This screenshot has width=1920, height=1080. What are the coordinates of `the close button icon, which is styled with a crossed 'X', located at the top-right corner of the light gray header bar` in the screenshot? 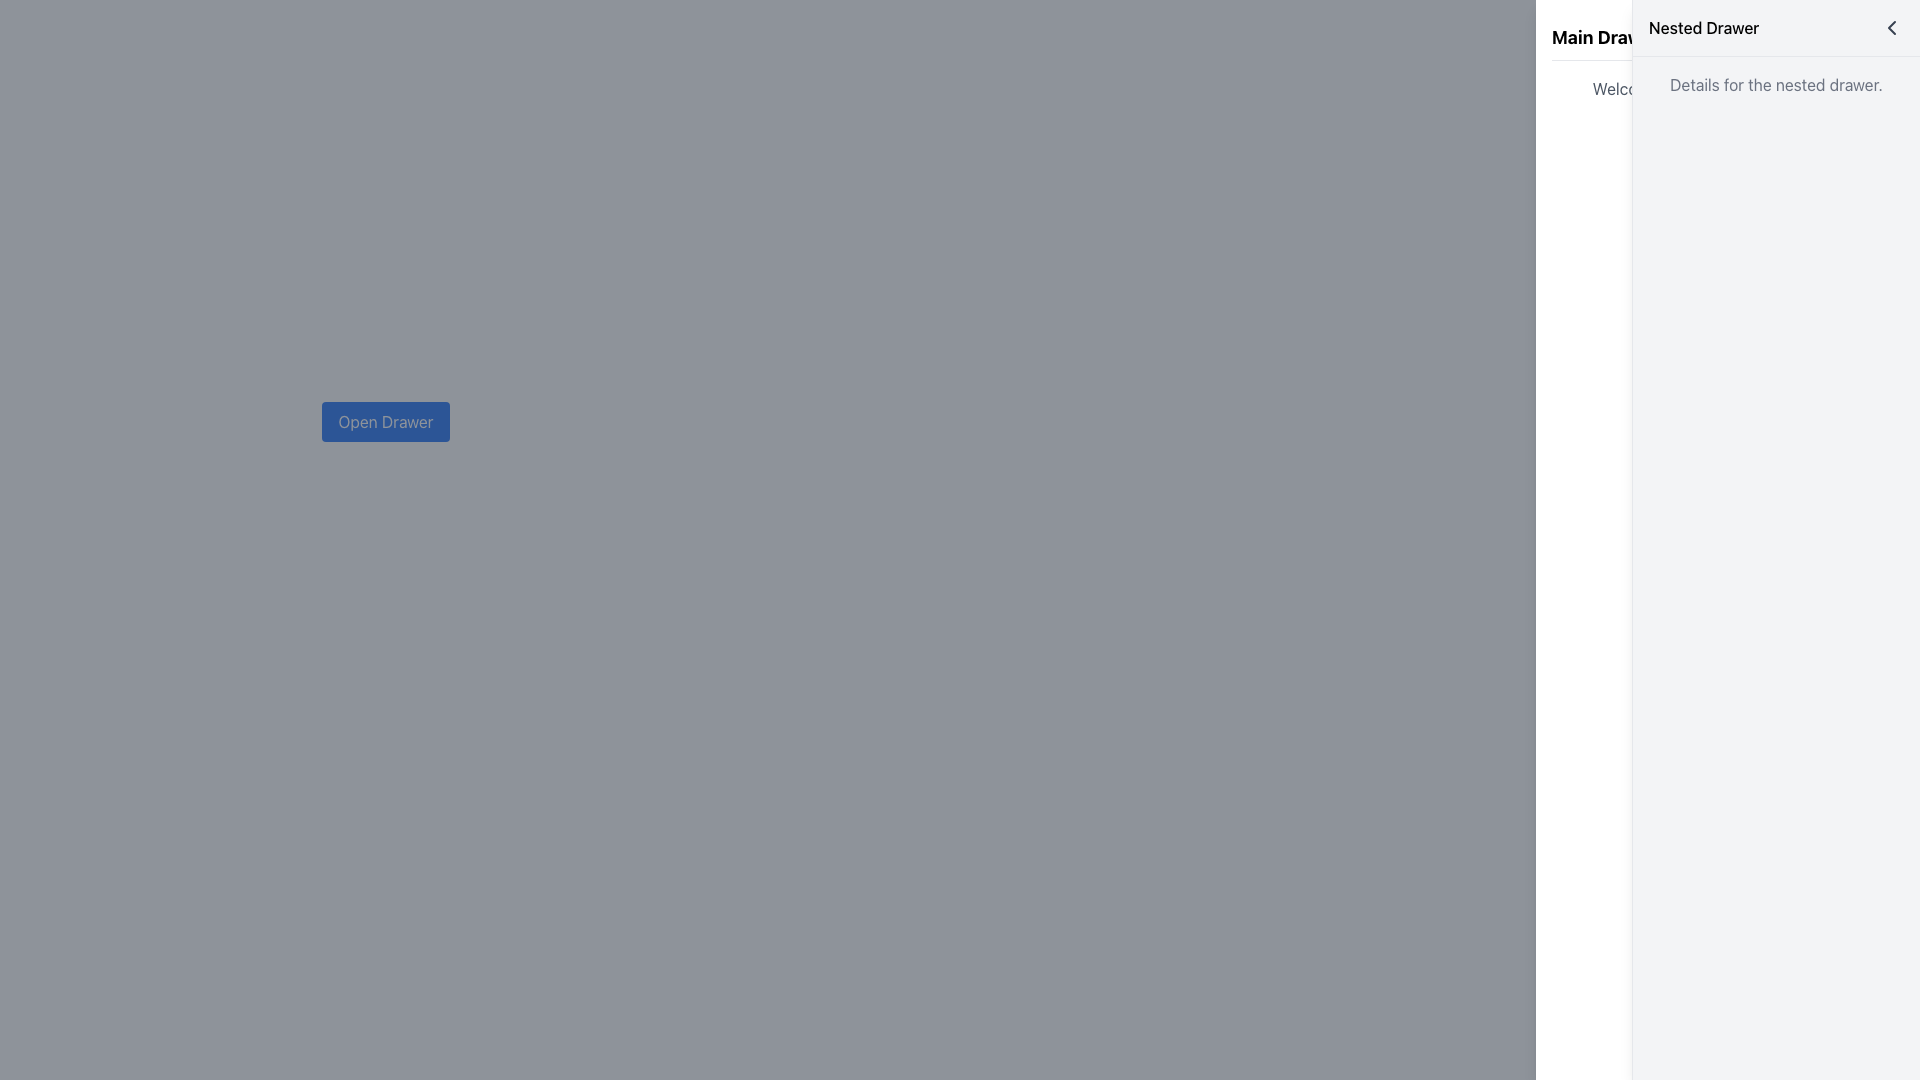 It's located at (1890, 38).